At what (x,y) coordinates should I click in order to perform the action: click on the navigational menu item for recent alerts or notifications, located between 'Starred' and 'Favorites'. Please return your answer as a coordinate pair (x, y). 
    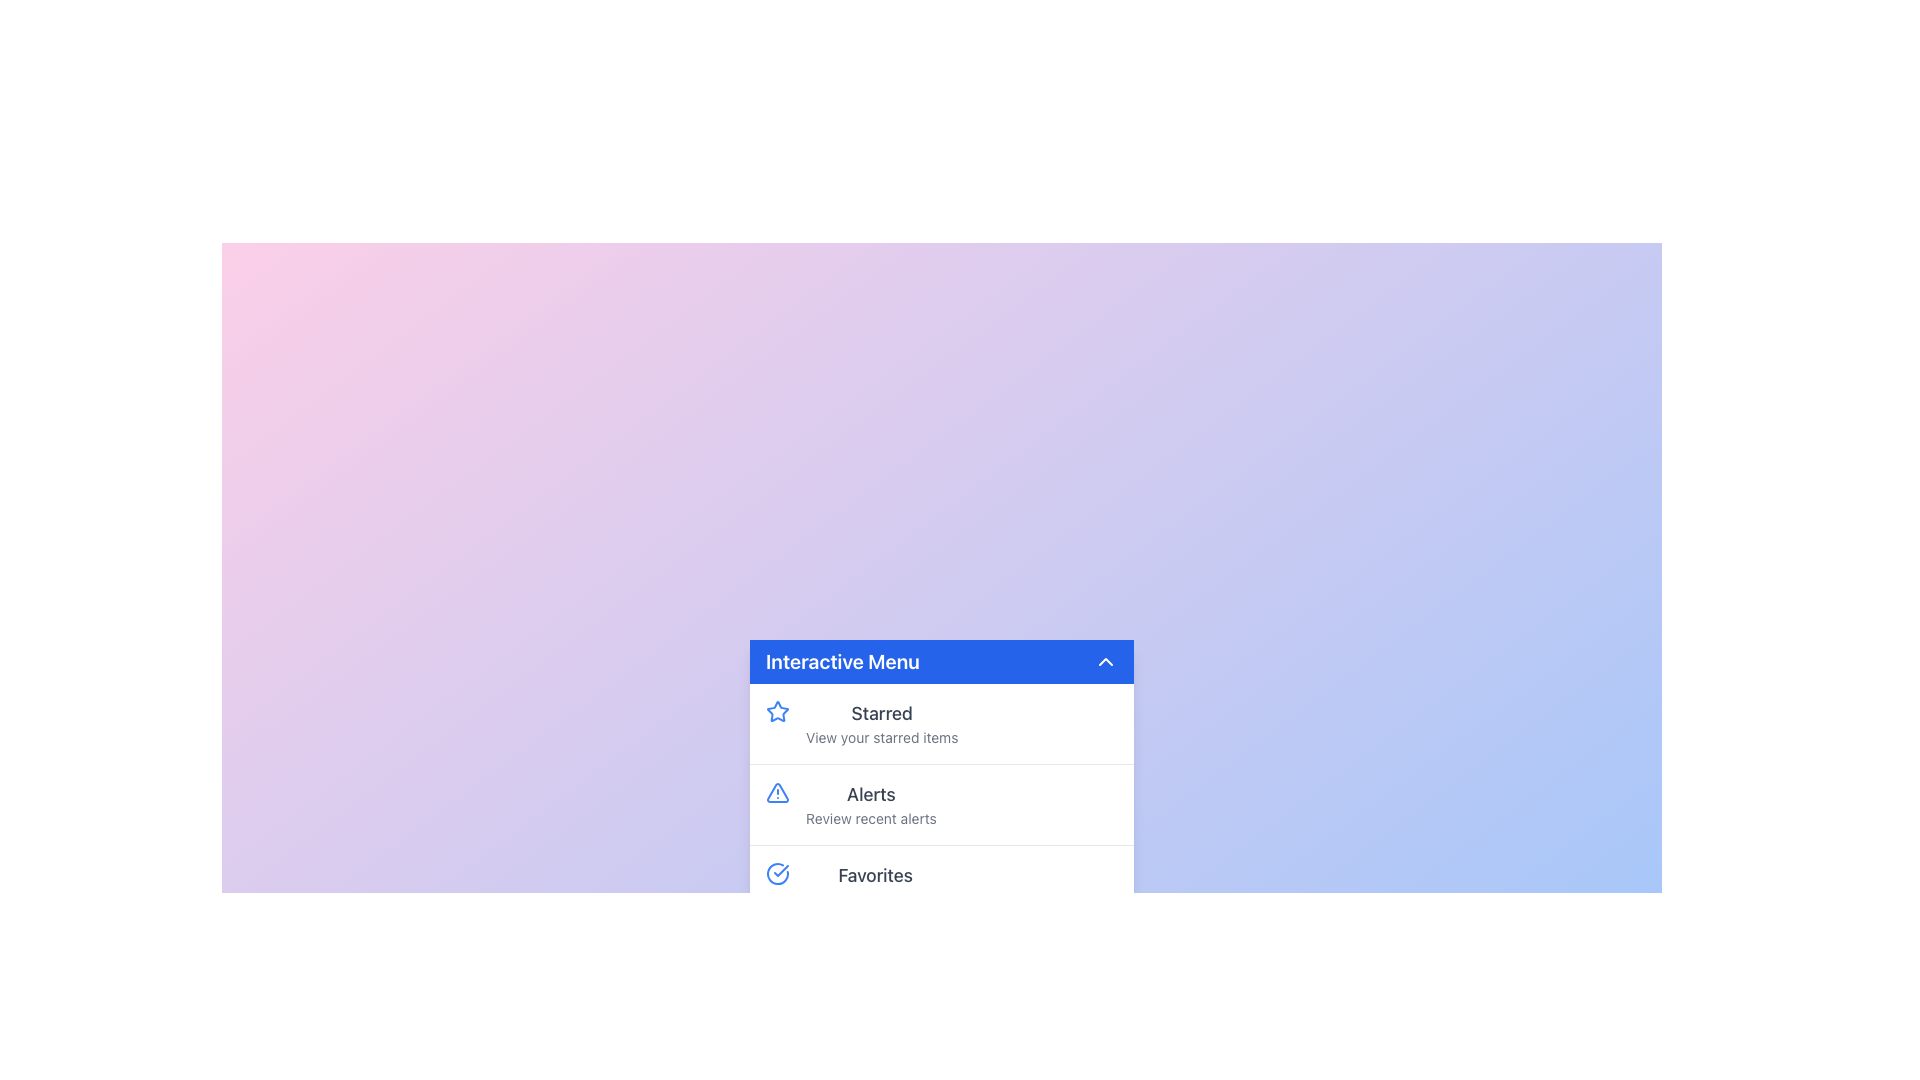
    Looking at the image, I should click on (940, 803).